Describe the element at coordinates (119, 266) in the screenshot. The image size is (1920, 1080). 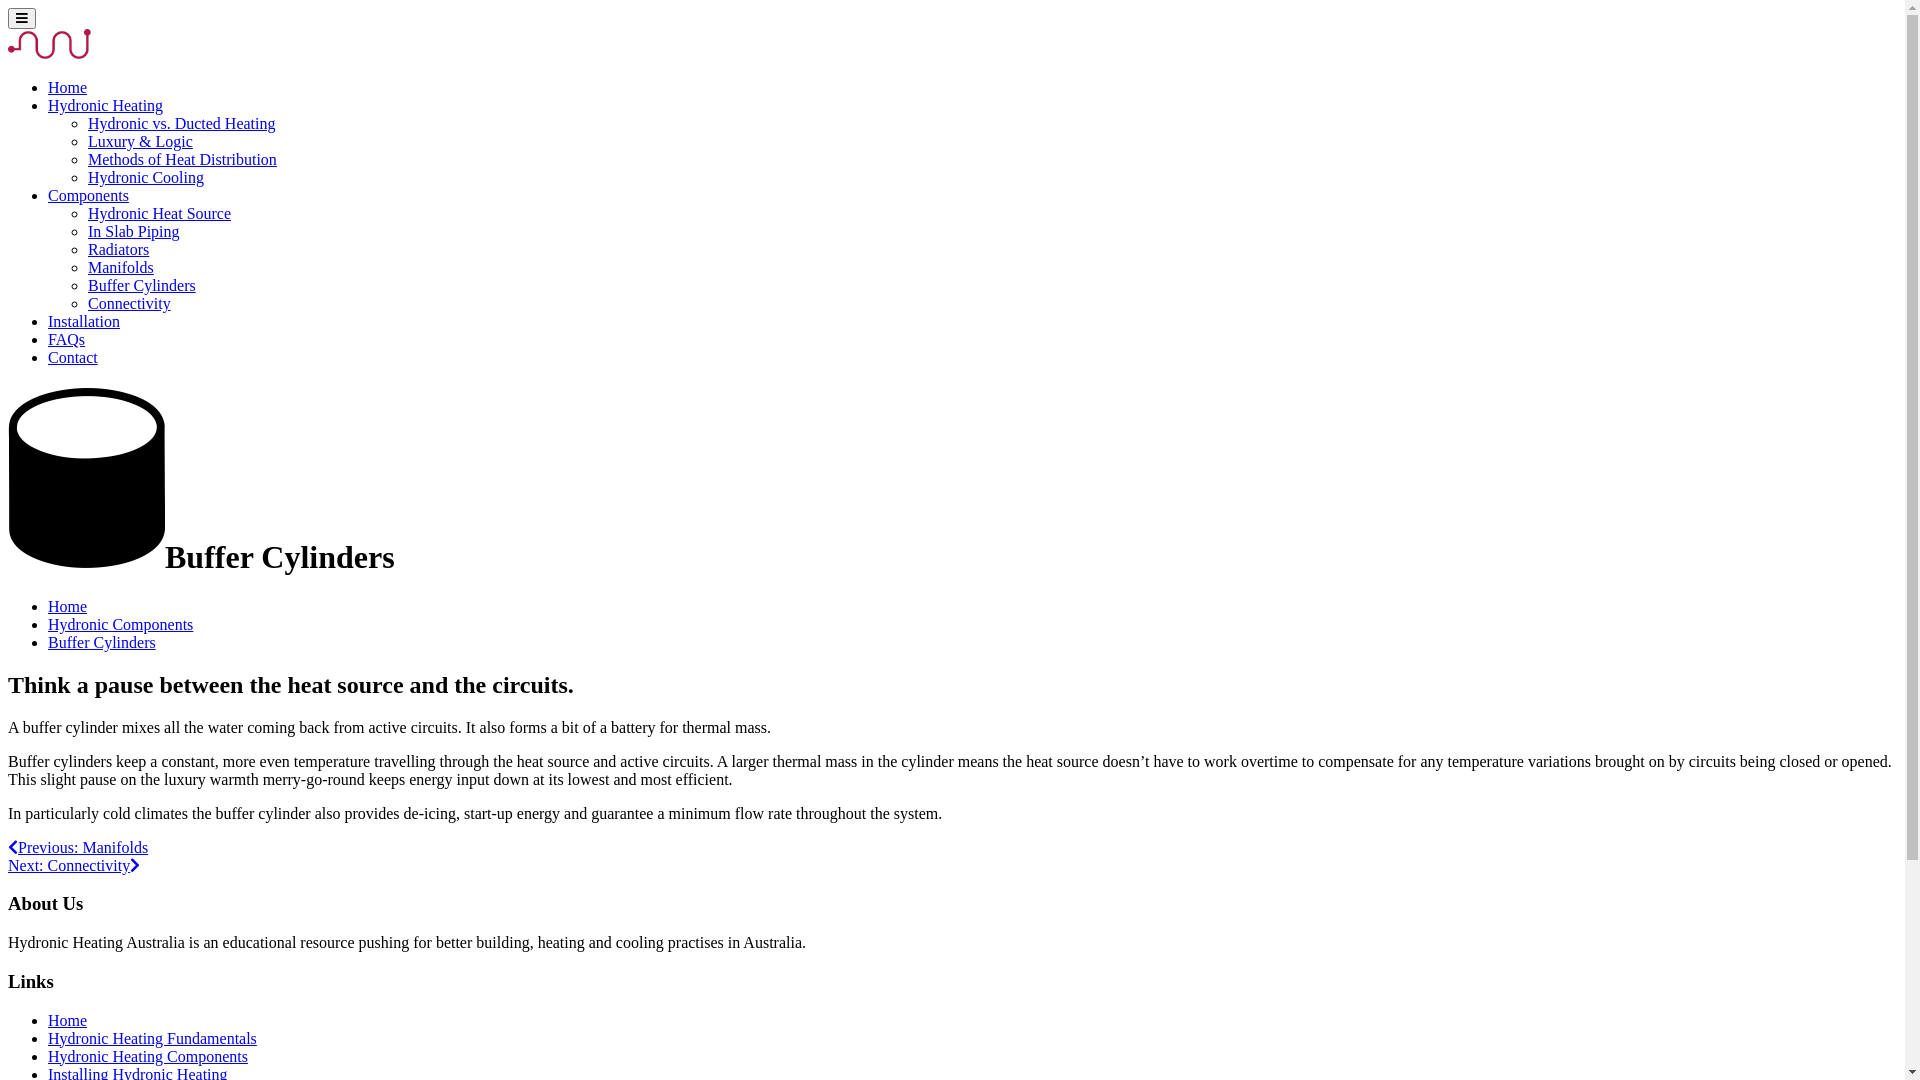
I see `'Manifolds'` at that location.